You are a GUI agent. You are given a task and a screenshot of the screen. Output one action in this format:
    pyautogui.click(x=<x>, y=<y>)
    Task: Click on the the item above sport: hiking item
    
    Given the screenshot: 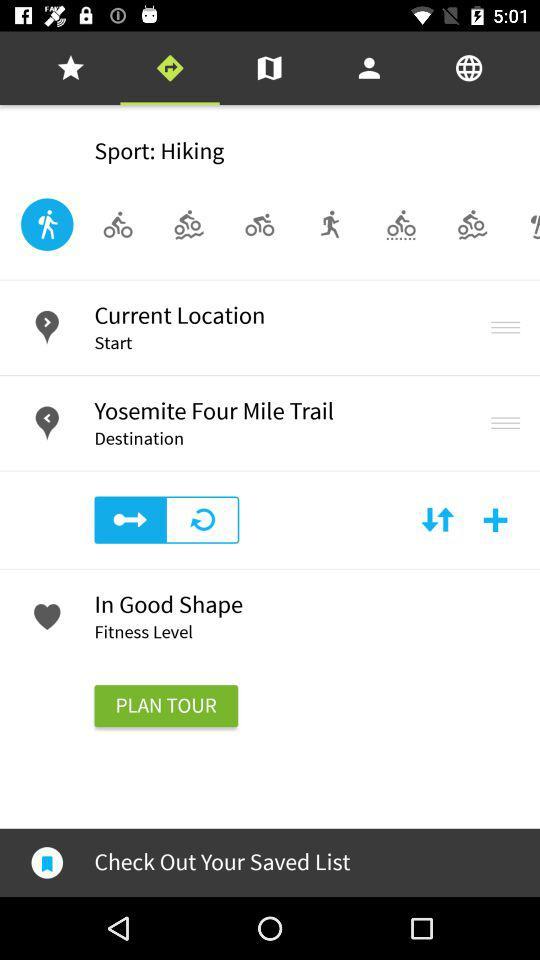 What is the action you would take?
    pyautogui.click(x=269, y=68)
    